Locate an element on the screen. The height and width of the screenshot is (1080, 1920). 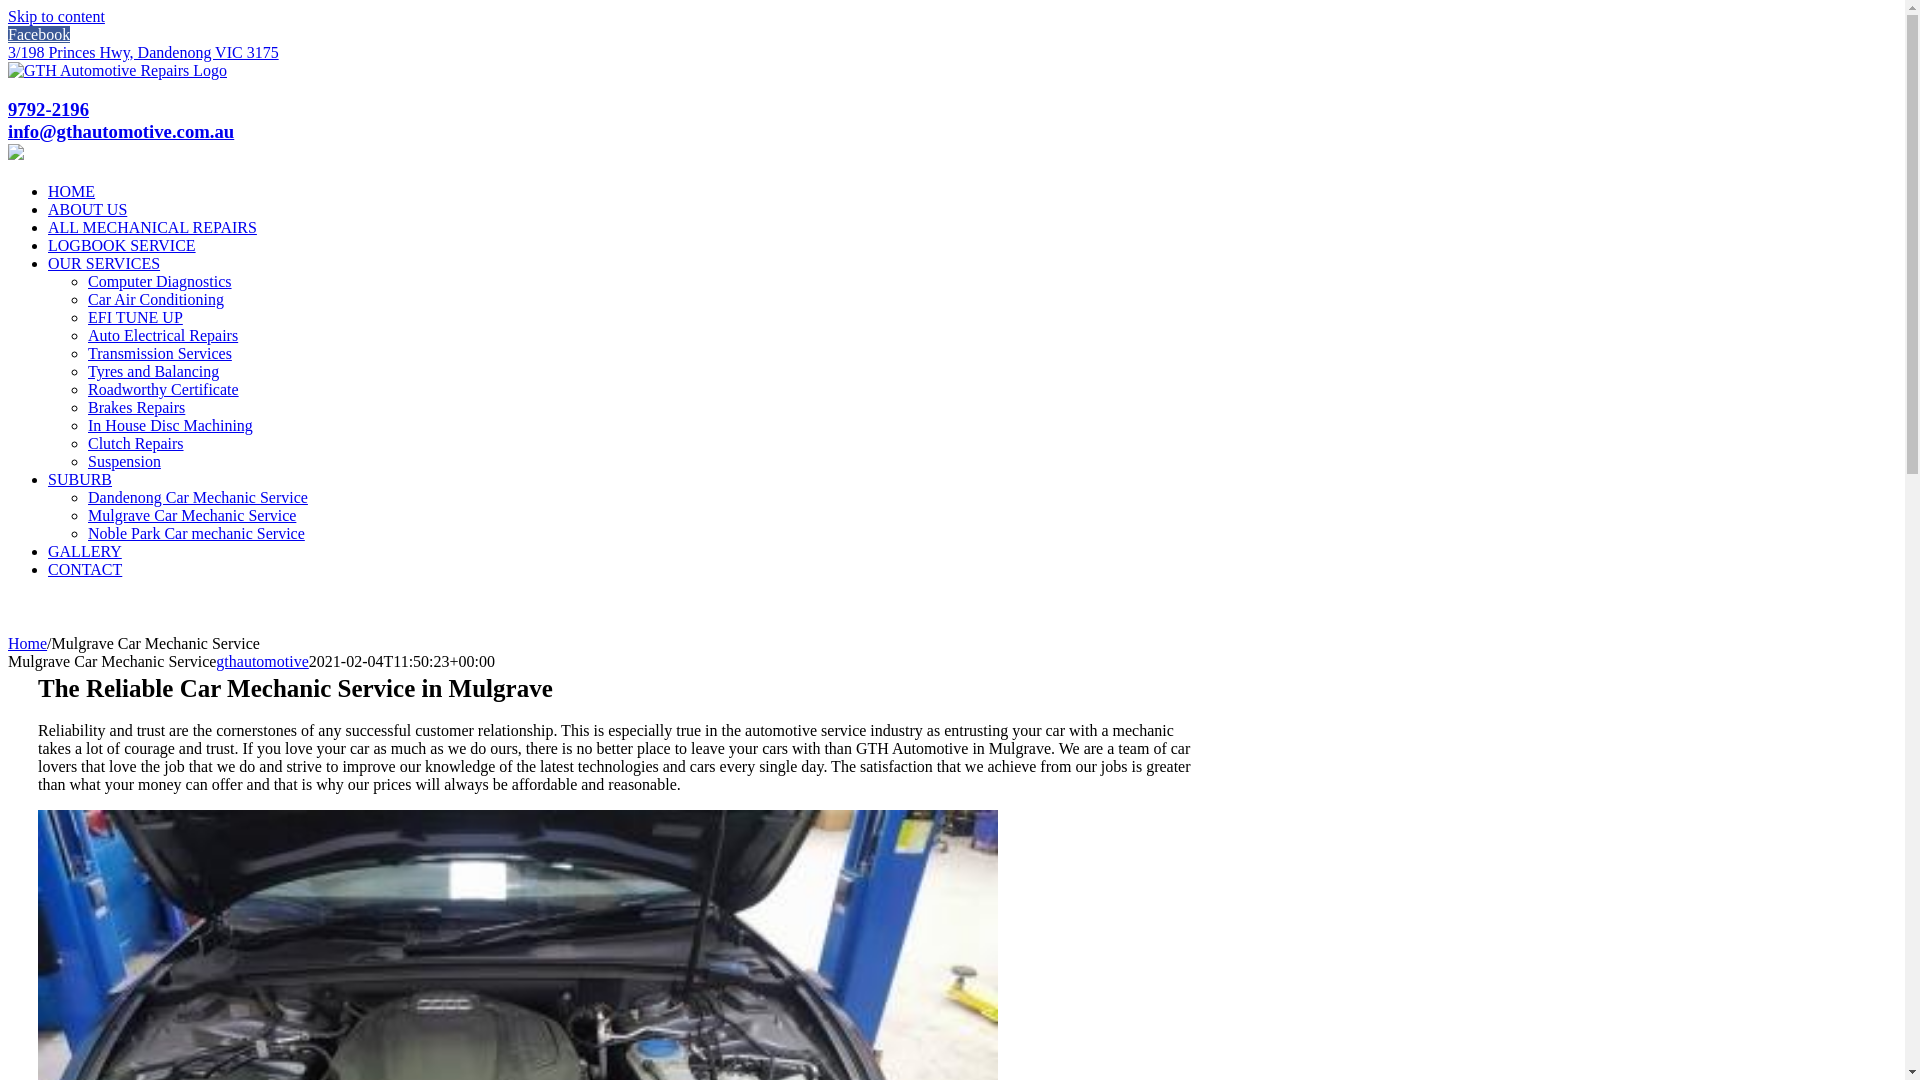
'9792-2196' is located at coordinates (48, 109).